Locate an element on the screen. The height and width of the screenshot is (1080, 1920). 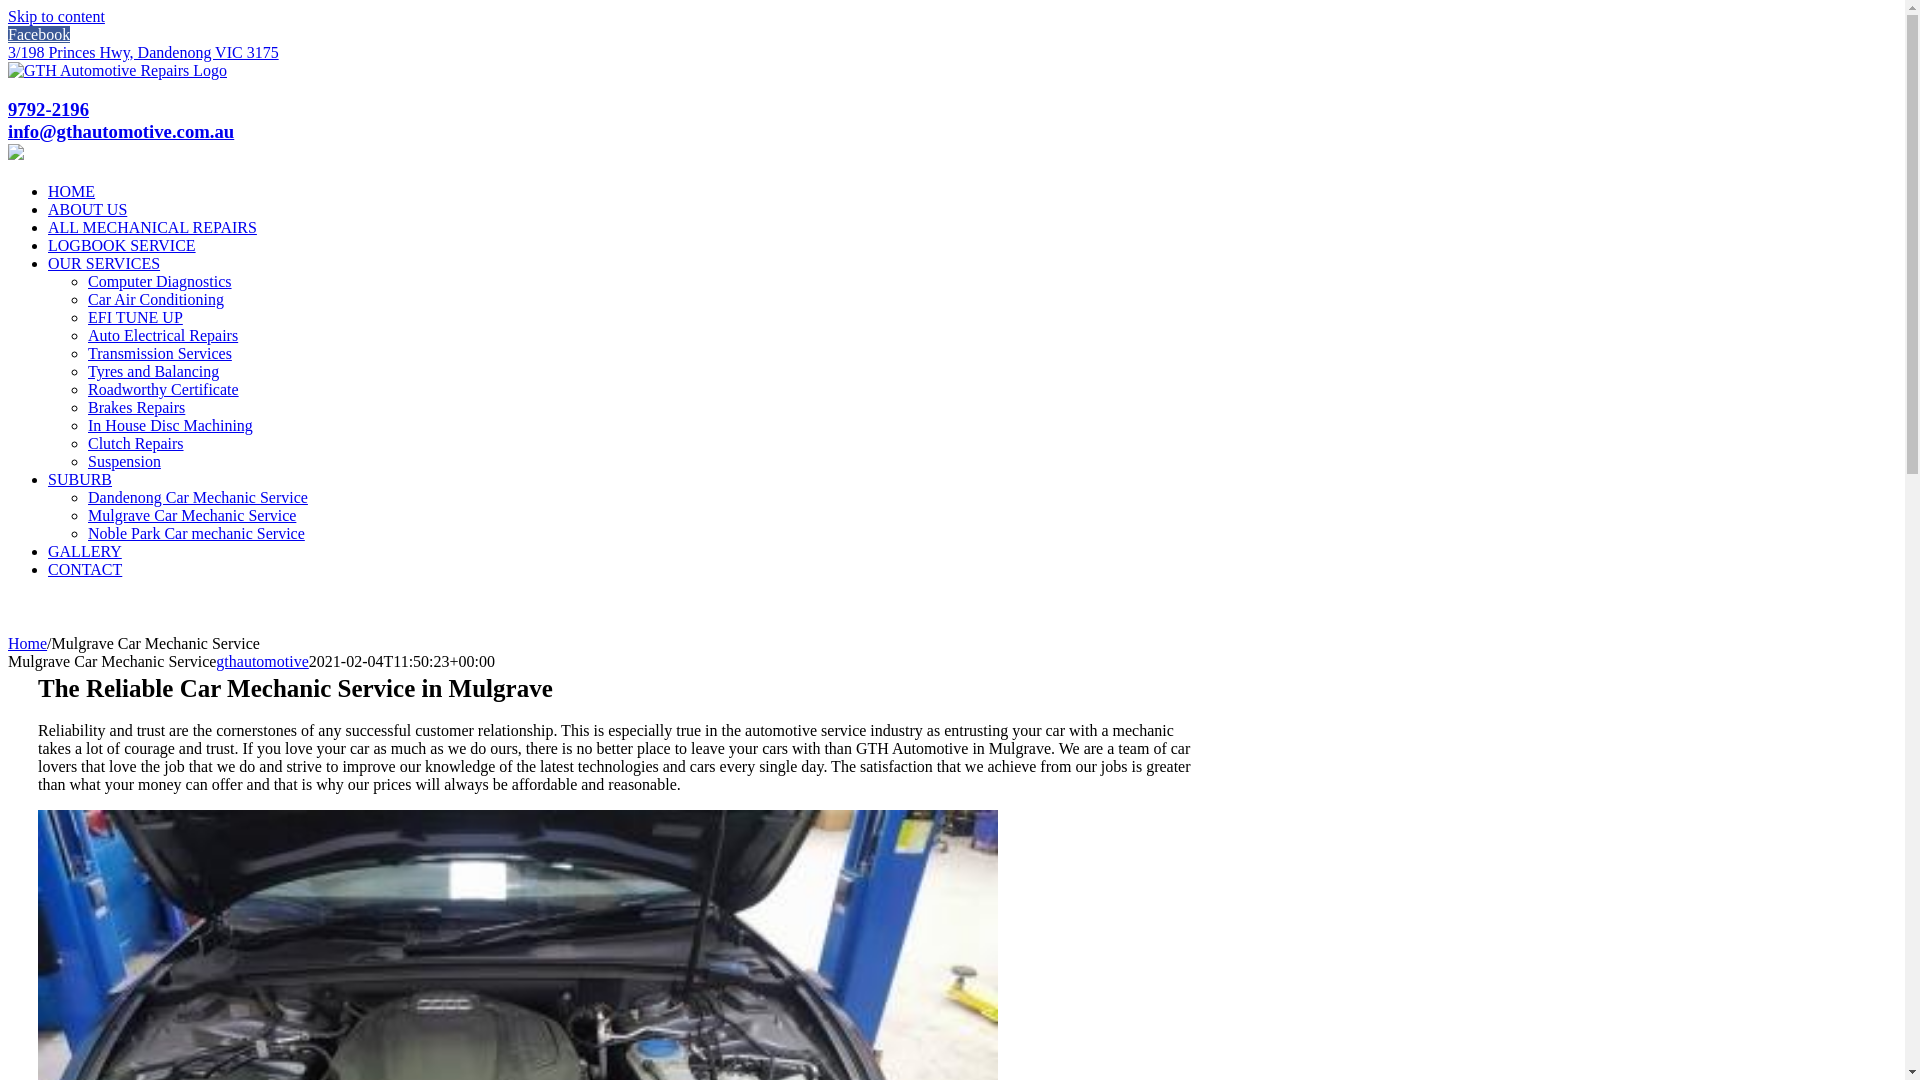
'9792-2196' is located at coordinates (48, 109).